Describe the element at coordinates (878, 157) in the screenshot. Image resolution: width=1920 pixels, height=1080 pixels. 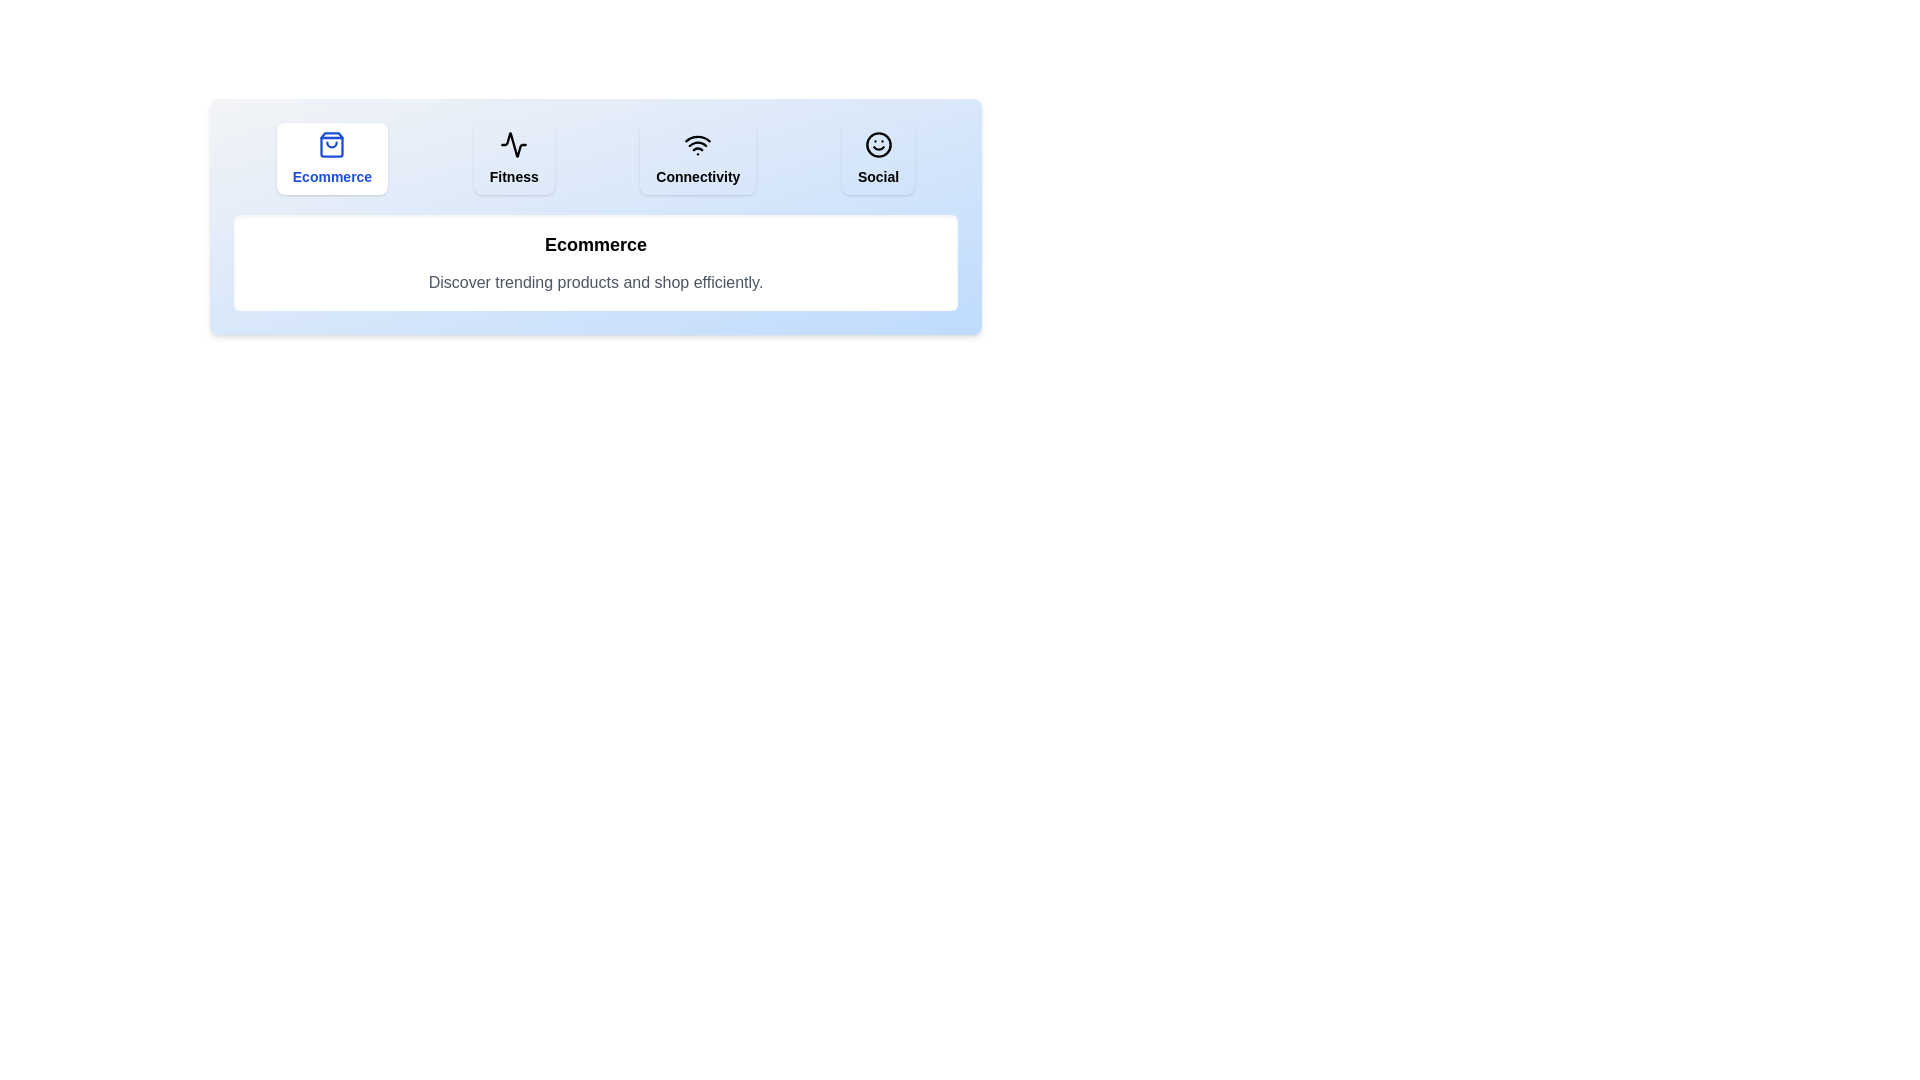
I see `the Social tab to navigate to its content` at that location.